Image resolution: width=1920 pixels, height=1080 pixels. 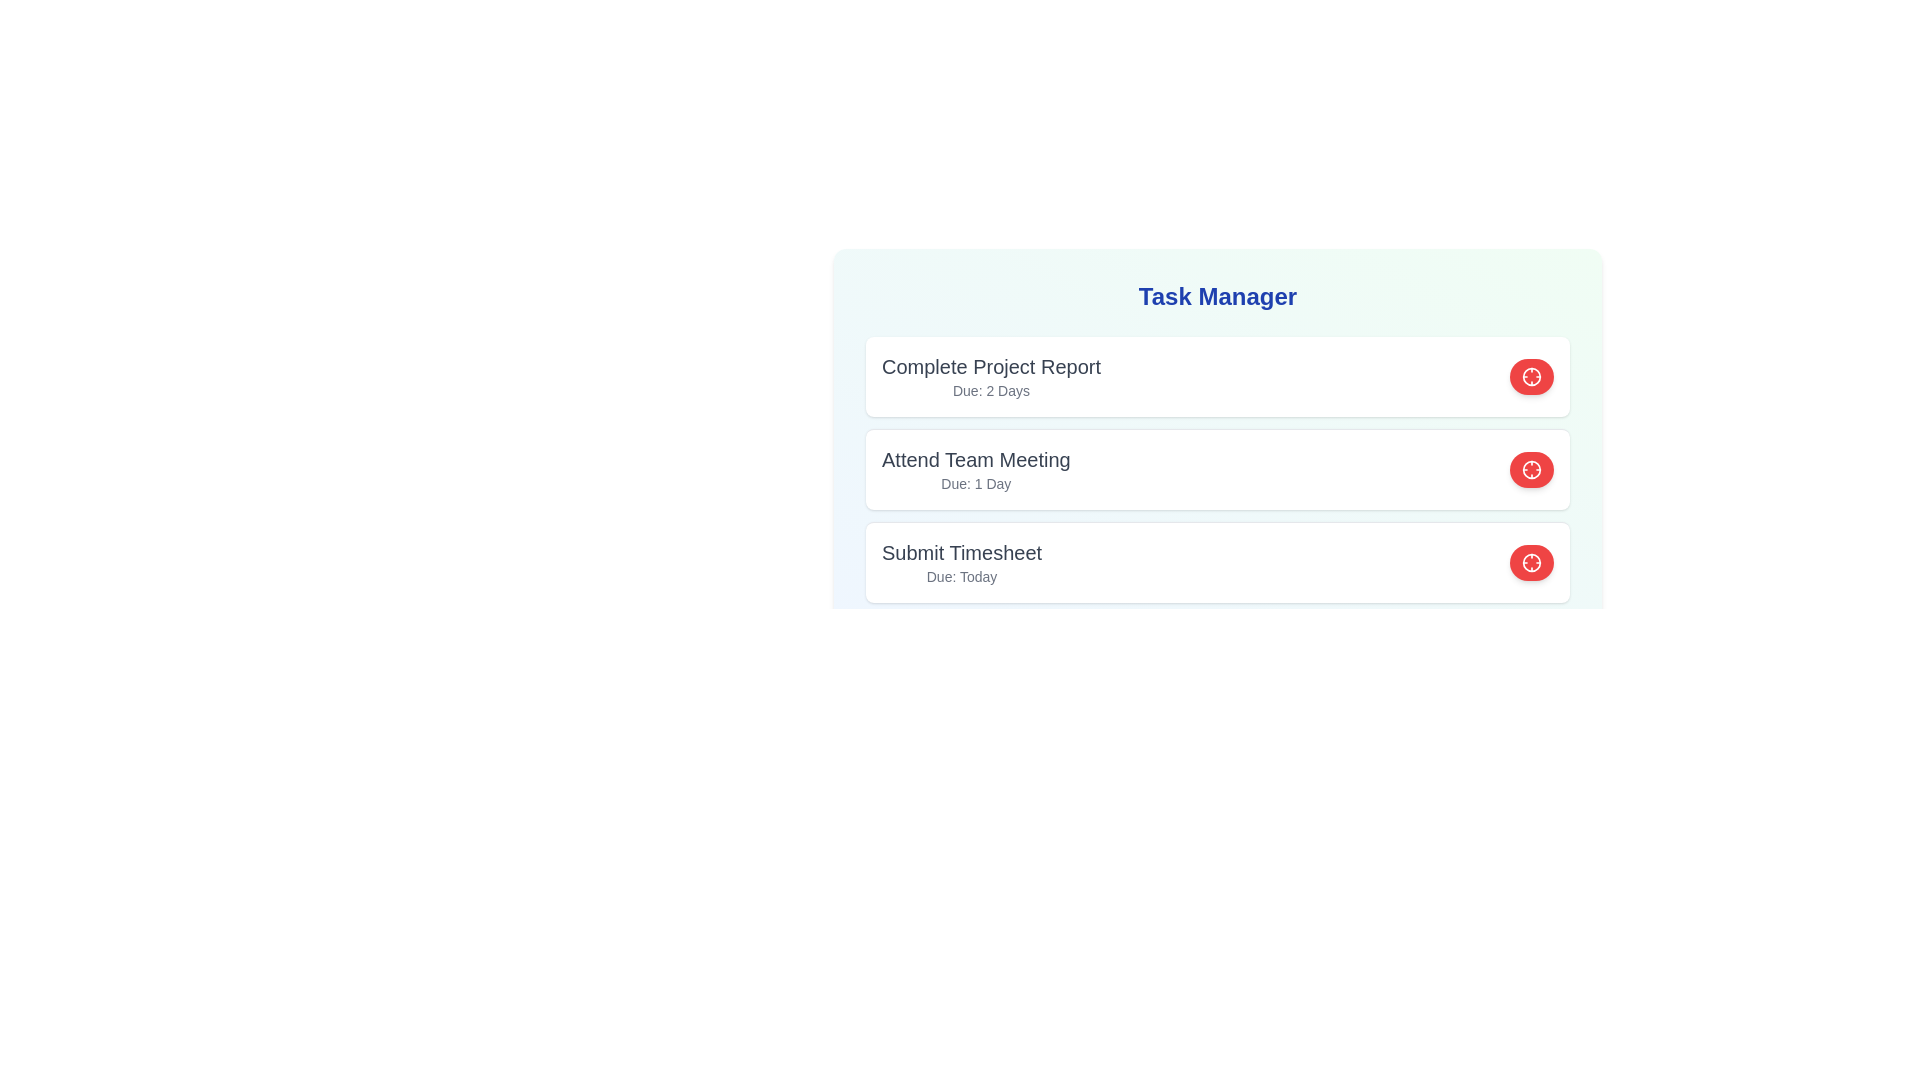 What do you see at coordinates (976, 459) in the screenshot?
I see `the text label displaying 'Attend Team Meeting'` at bounding box center [976, 459].